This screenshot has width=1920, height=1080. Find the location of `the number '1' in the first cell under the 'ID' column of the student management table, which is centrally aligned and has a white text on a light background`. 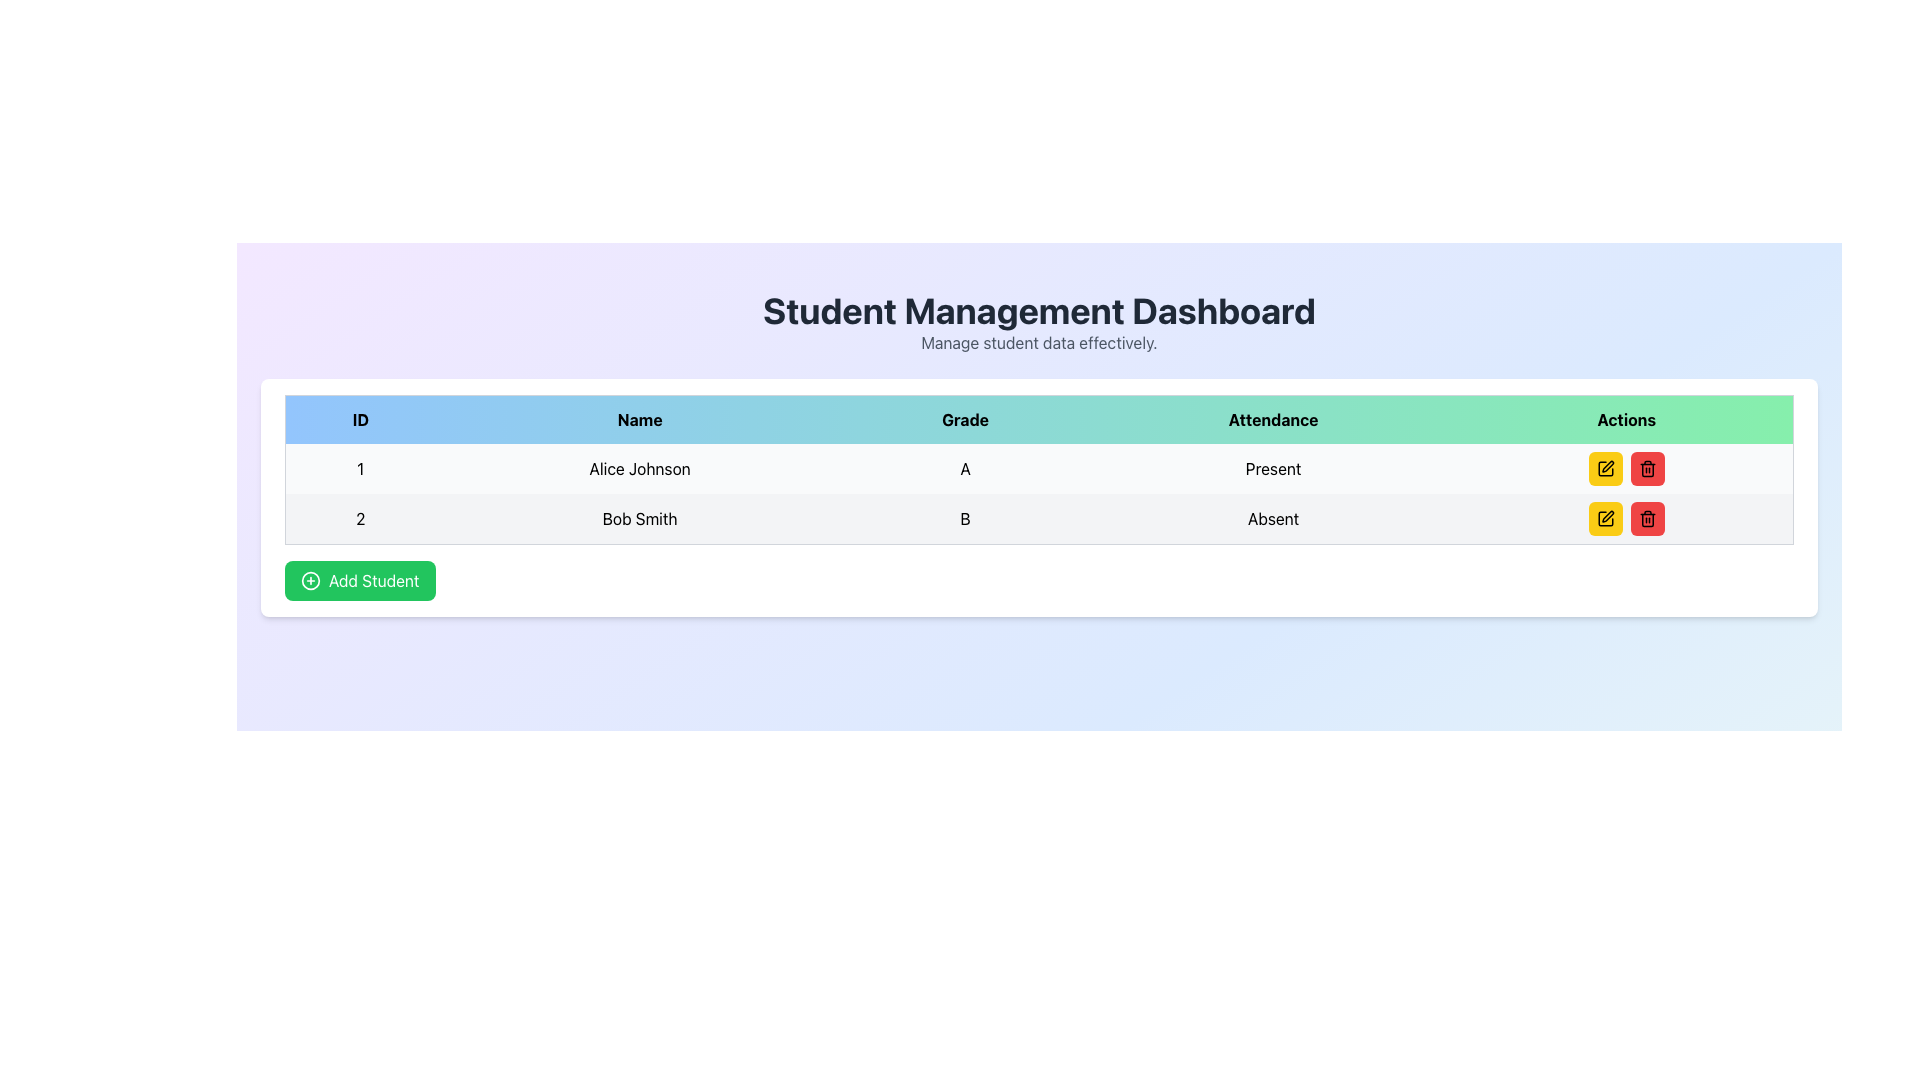

the number '1' in the first cell under the 'ID' column of the student management table, which is centrally aligned and has a white text on a light background is located at coordinates (360, 469).